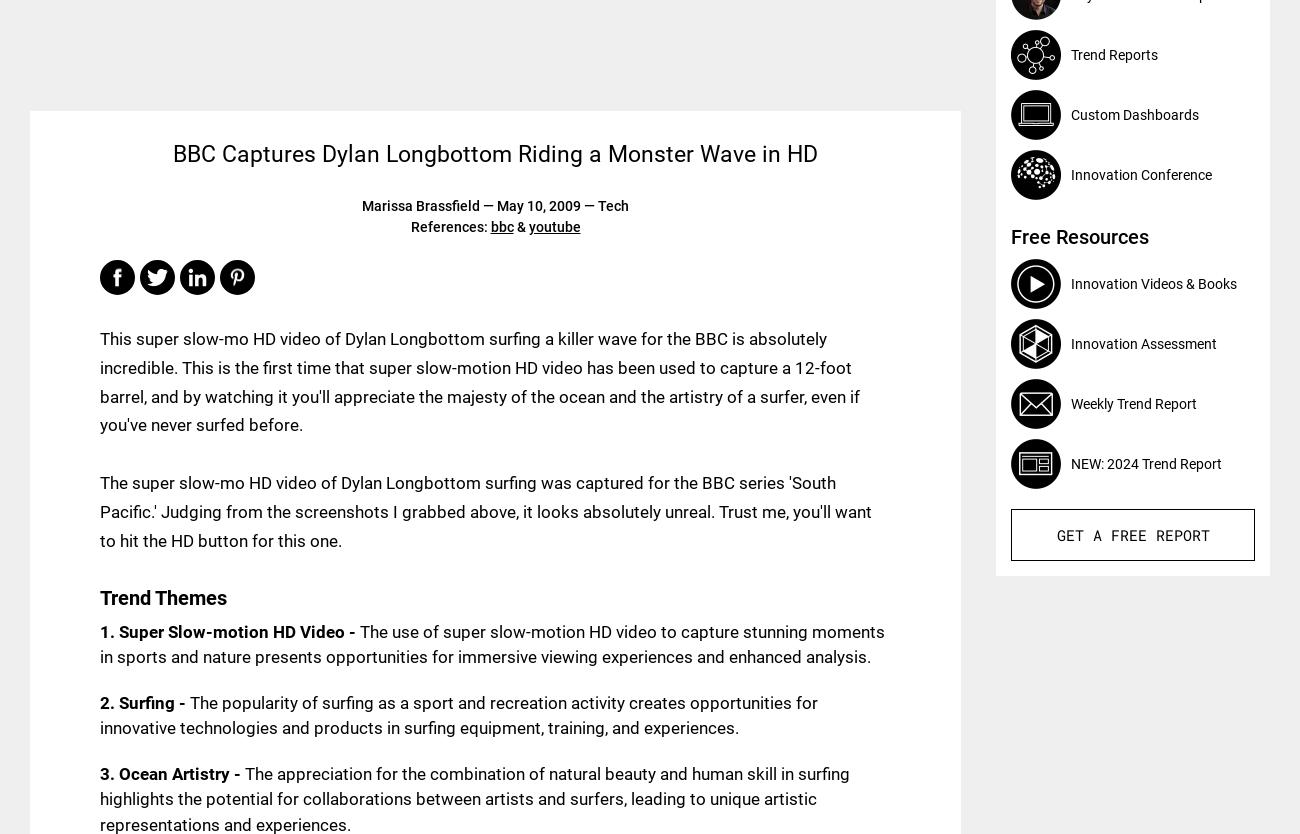 Image resolution: width=1300 pixels, height=834 pixels. What do you see at coordinates (1154, 283) in the screenshot?
I see `'Innovation Videos & Books'` at bounding box center [1154, 283].